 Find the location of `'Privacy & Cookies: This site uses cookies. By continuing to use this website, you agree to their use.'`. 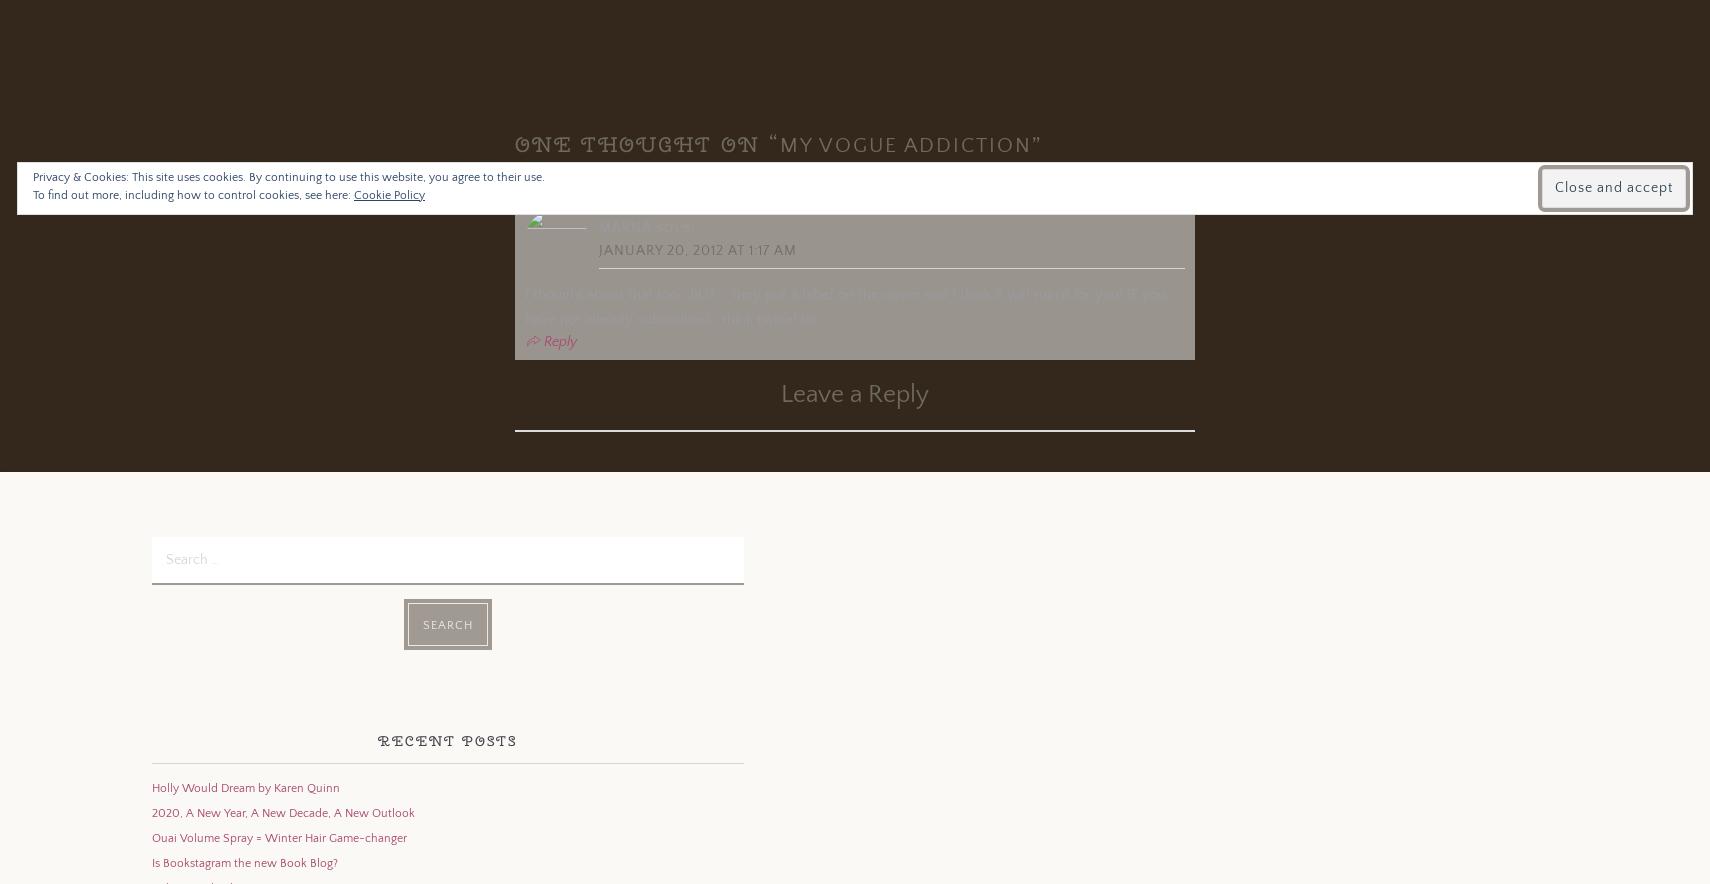

'Privacy & Cookies: This site uses cookies. By continuing to use this website, you agree to their use.' is located at coordinates (287, 177).